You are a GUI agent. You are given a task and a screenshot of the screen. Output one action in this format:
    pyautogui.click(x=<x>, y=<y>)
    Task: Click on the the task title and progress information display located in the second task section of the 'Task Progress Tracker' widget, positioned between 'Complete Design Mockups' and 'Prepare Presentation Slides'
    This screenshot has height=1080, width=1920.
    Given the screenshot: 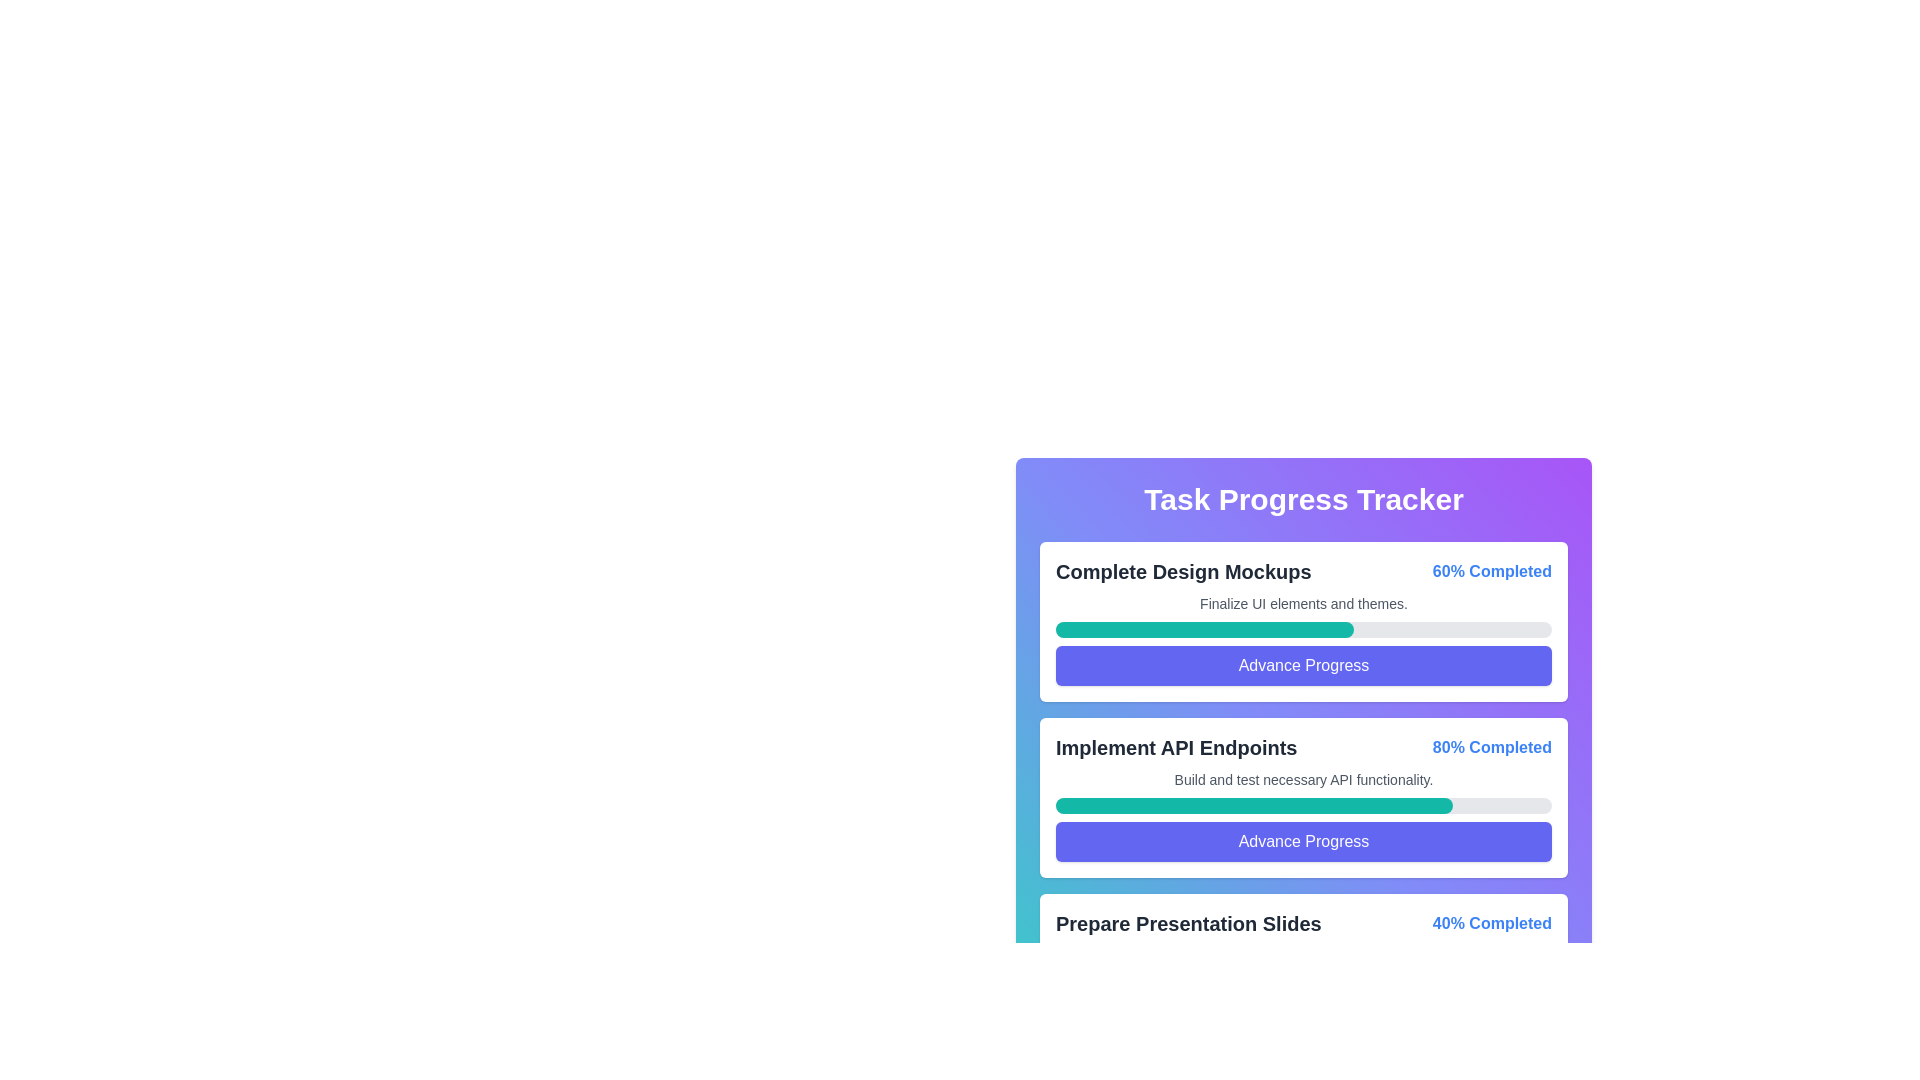 What is the action you would take?
    pyautogui.click(x=1304, y=748)
    